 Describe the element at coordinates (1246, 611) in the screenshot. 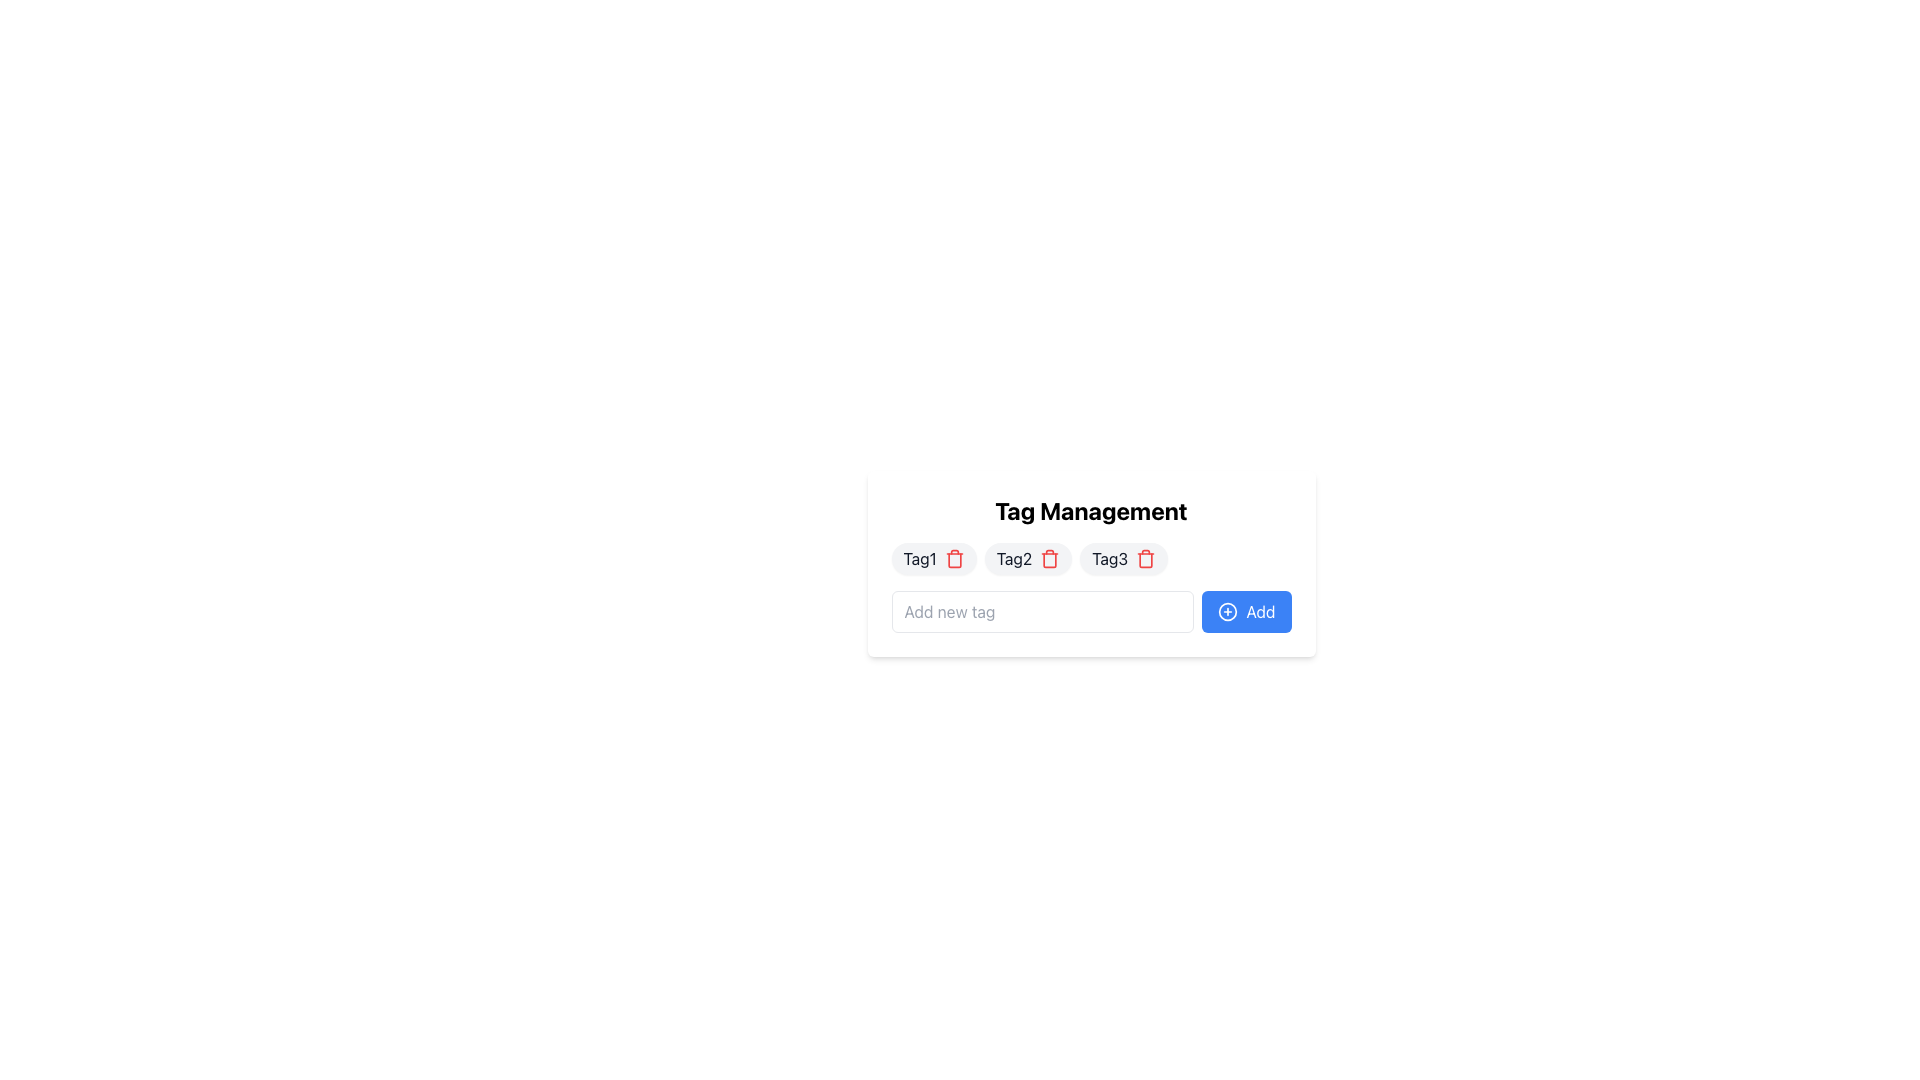

I see `the blue 'Add' button with rounded corners` at that location.